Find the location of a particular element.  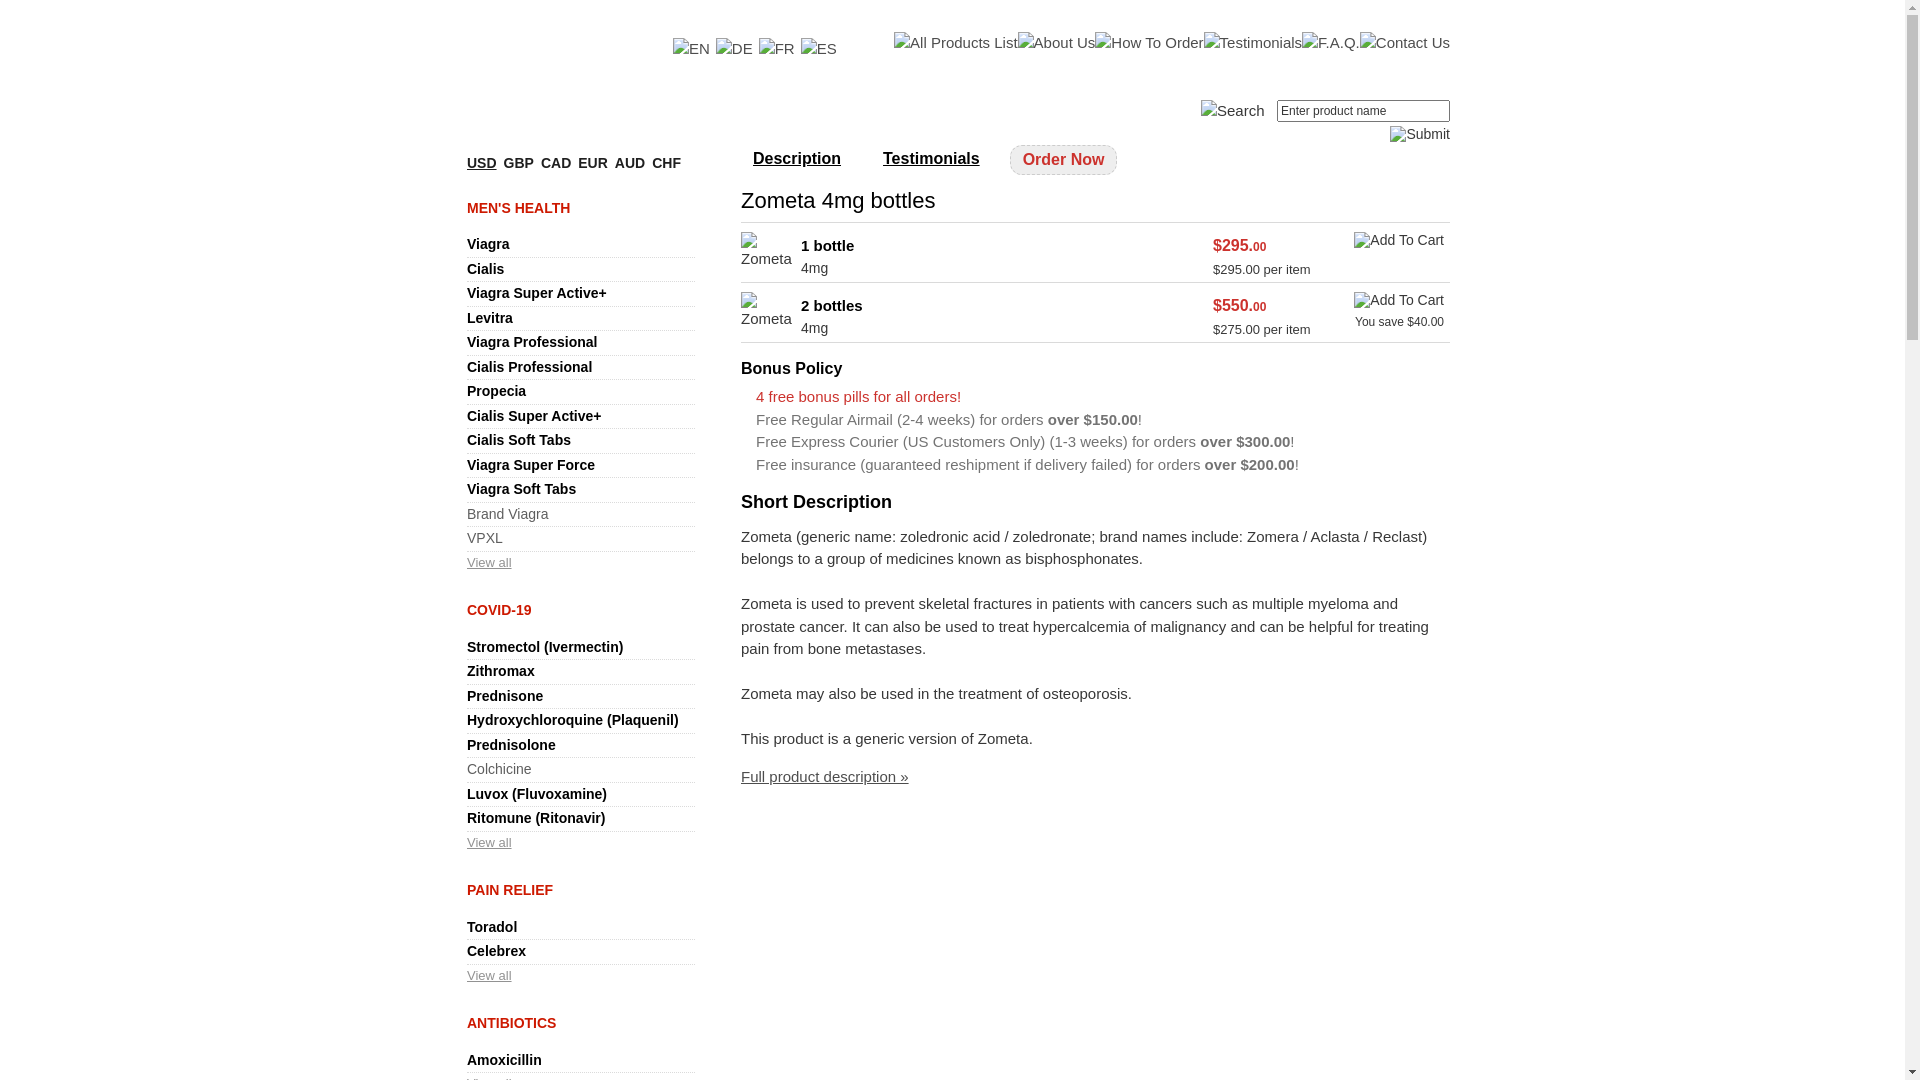

'Brand Viagra' is located at coordinates (507, 512).